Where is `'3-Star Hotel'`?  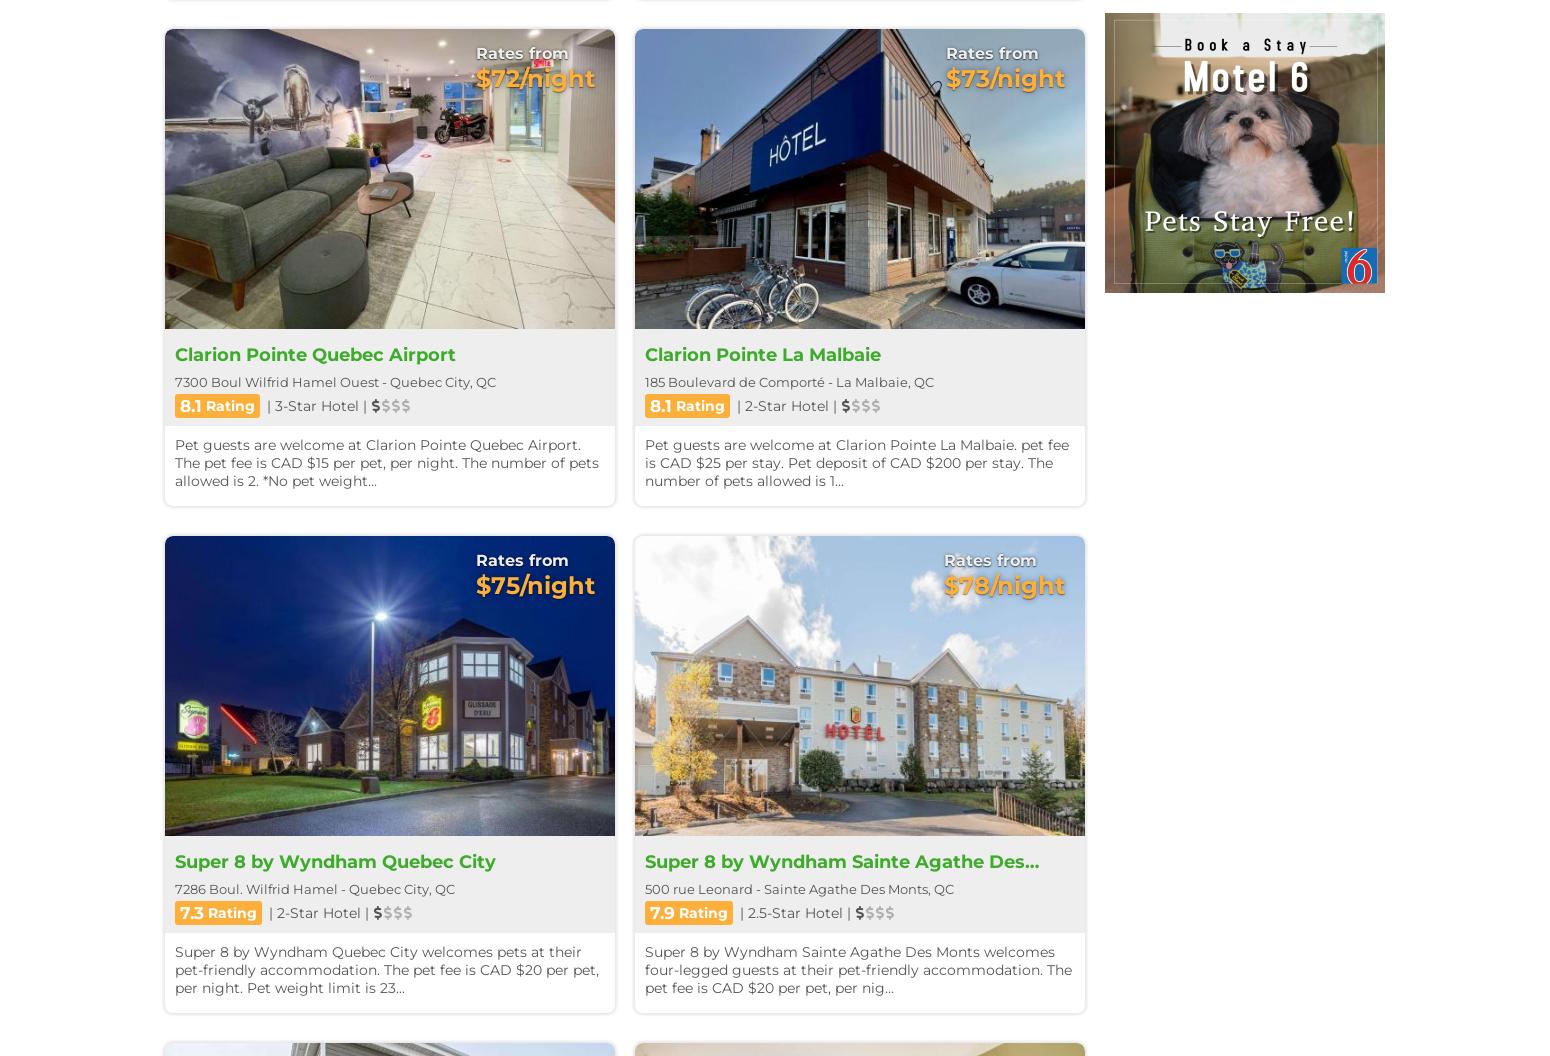
'3-Star Hotel' is located at coordinates (317, 404).